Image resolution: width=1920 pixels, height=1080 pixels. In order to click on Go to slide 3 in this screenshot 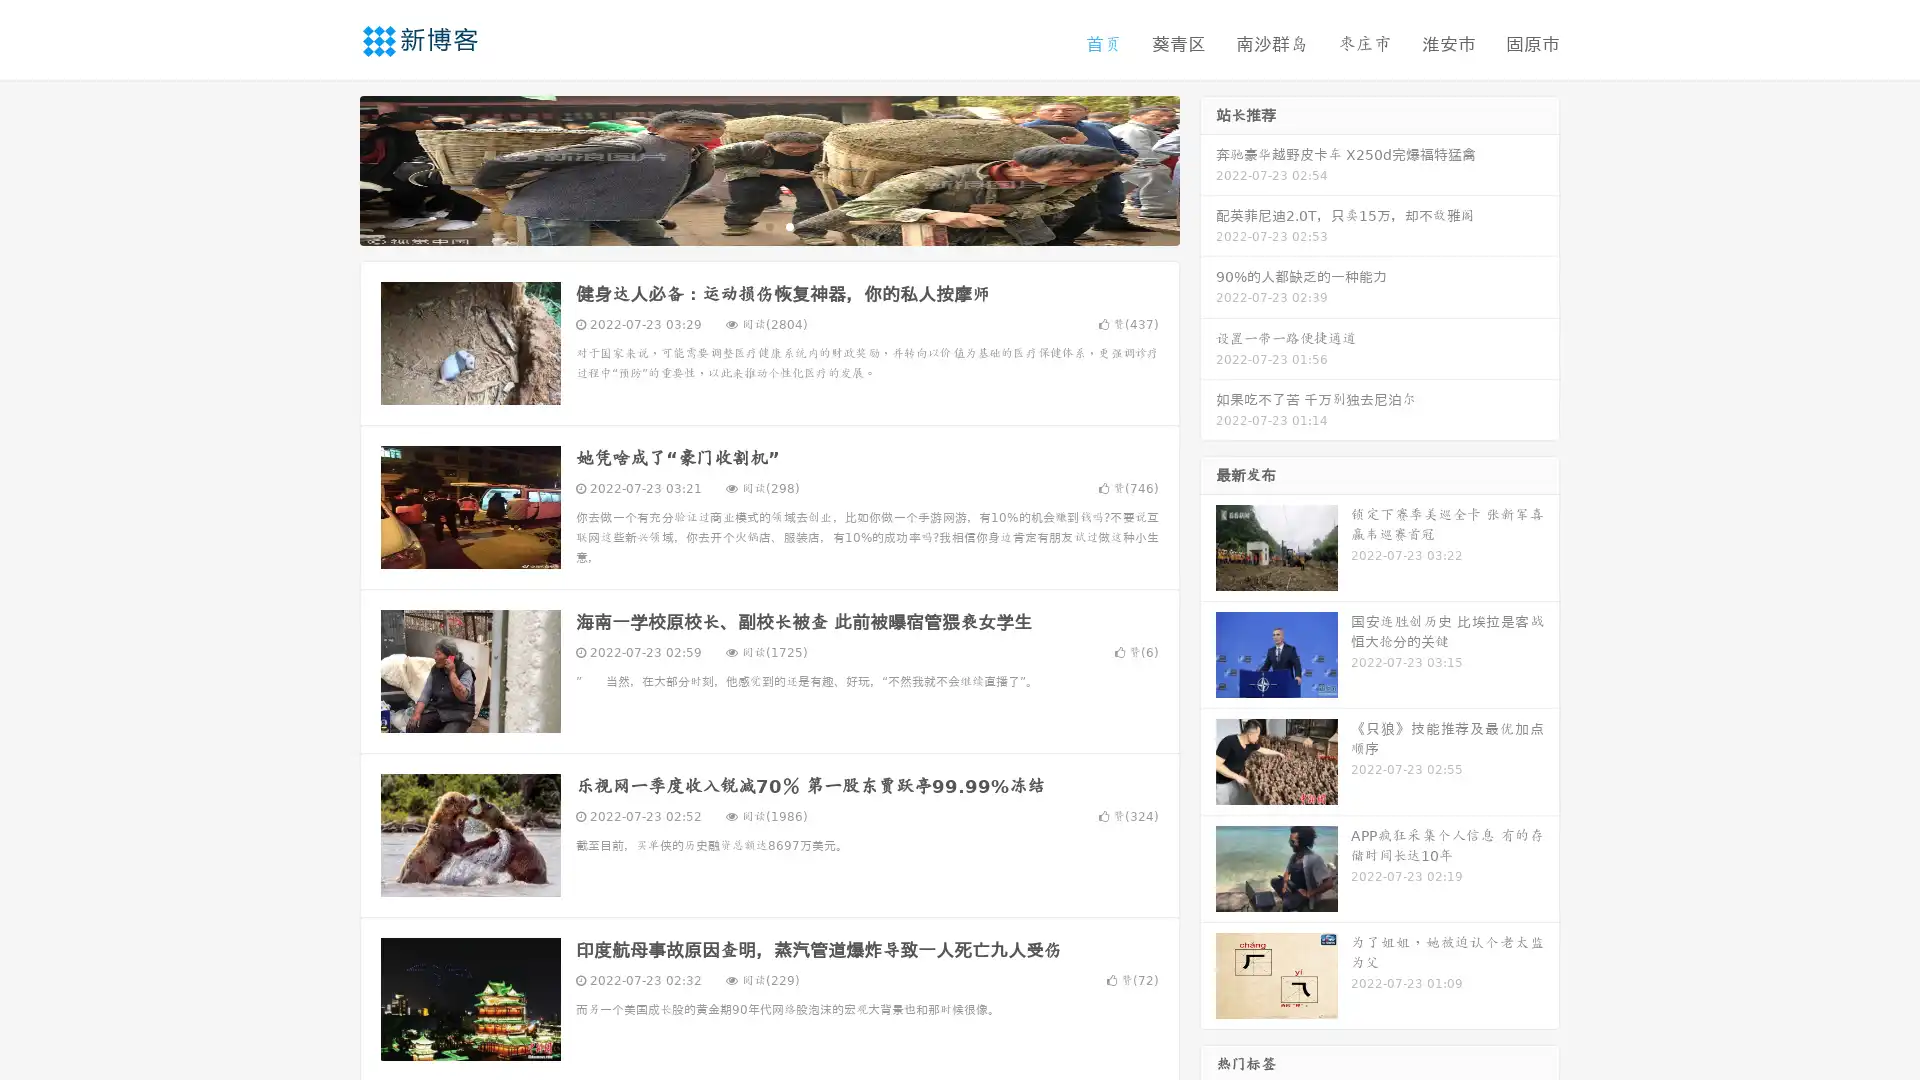, I will do `click(789, 225)`.